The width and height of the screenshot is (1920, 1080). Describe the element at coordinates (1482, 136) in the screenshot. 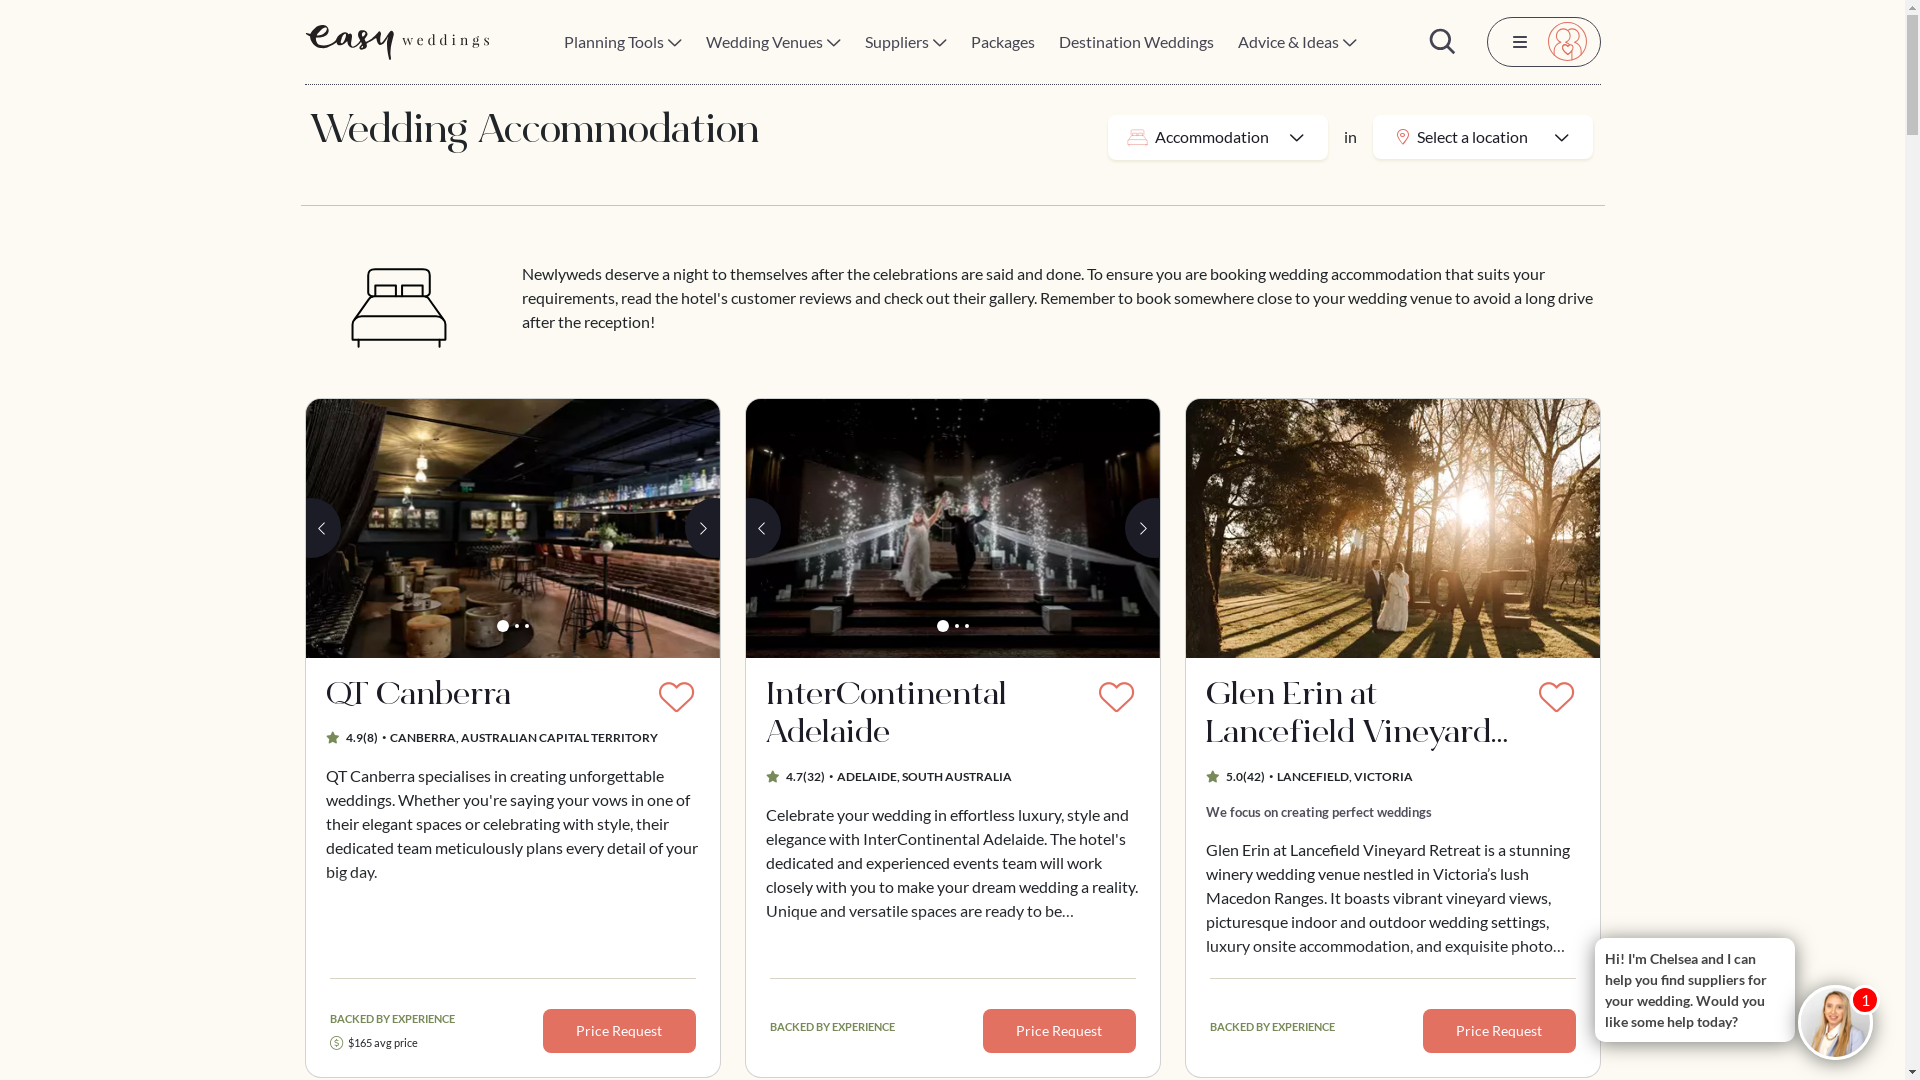

I see `'Select a location'` at that location.